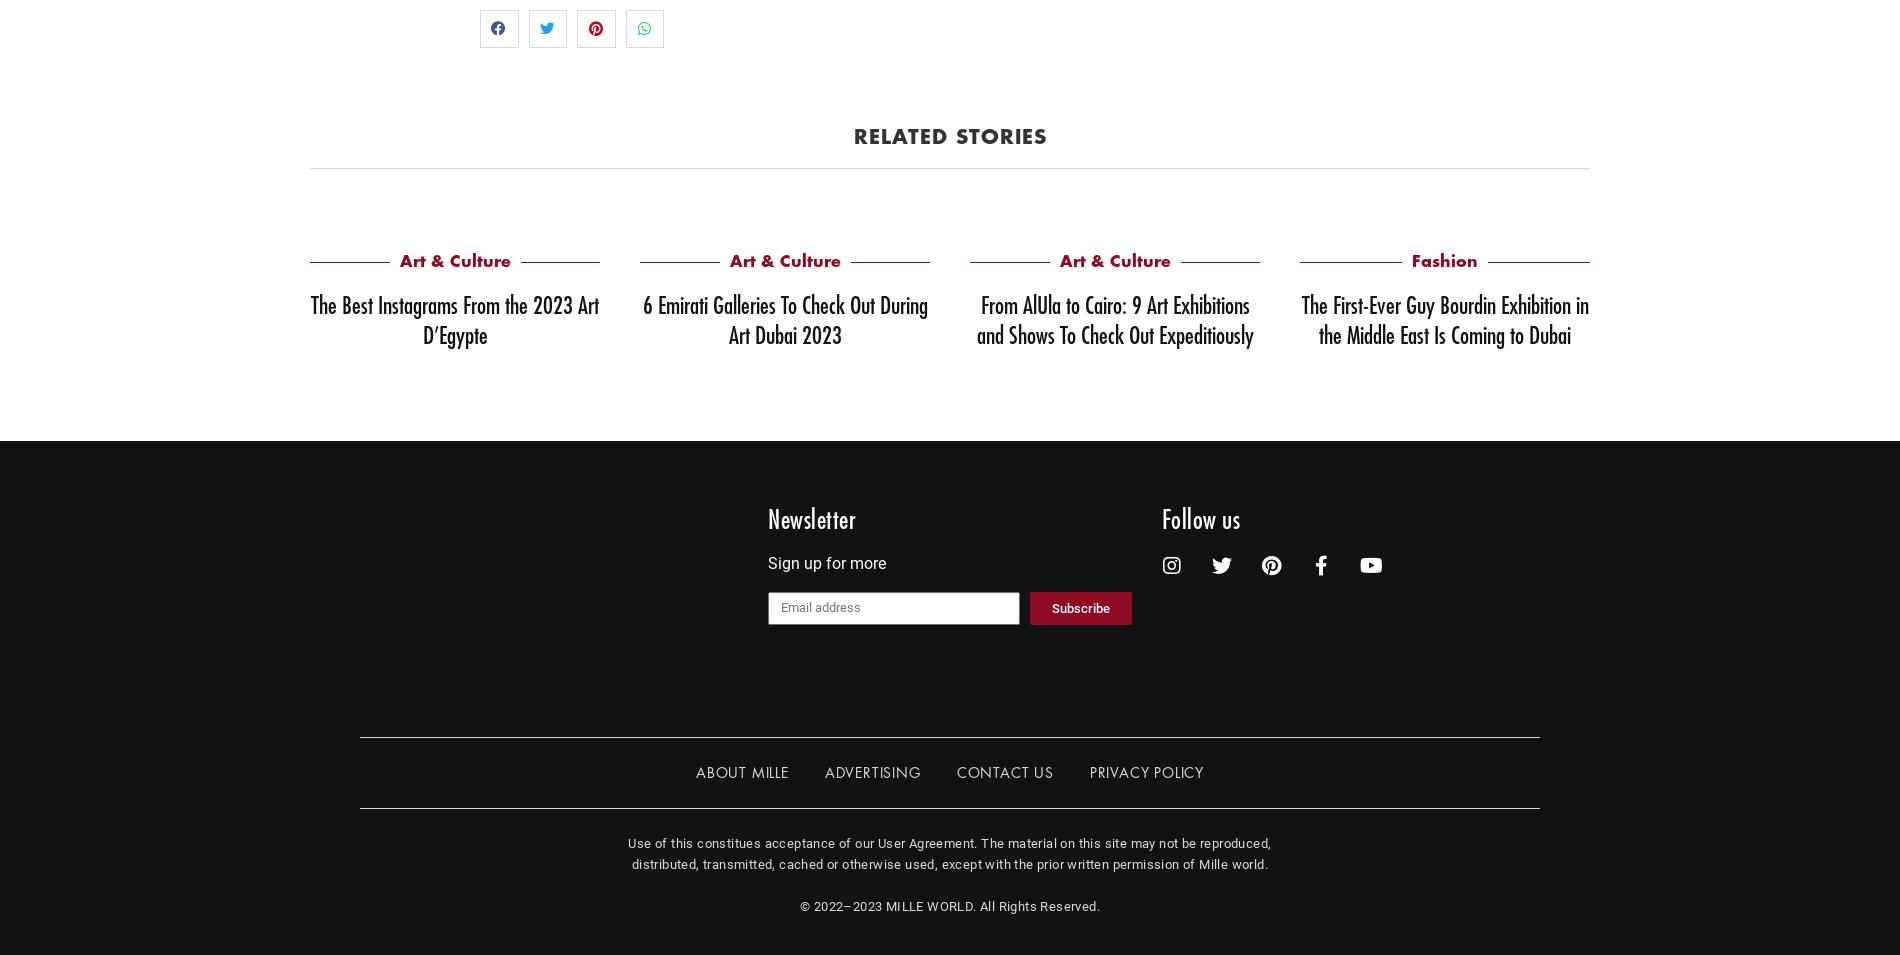  What do you see at coordinates (783, 319) in the screenshot?
I see `'6 Emirati Galleries To Check Out During Art Dubai 2023'` at bounding box center [783, 319].